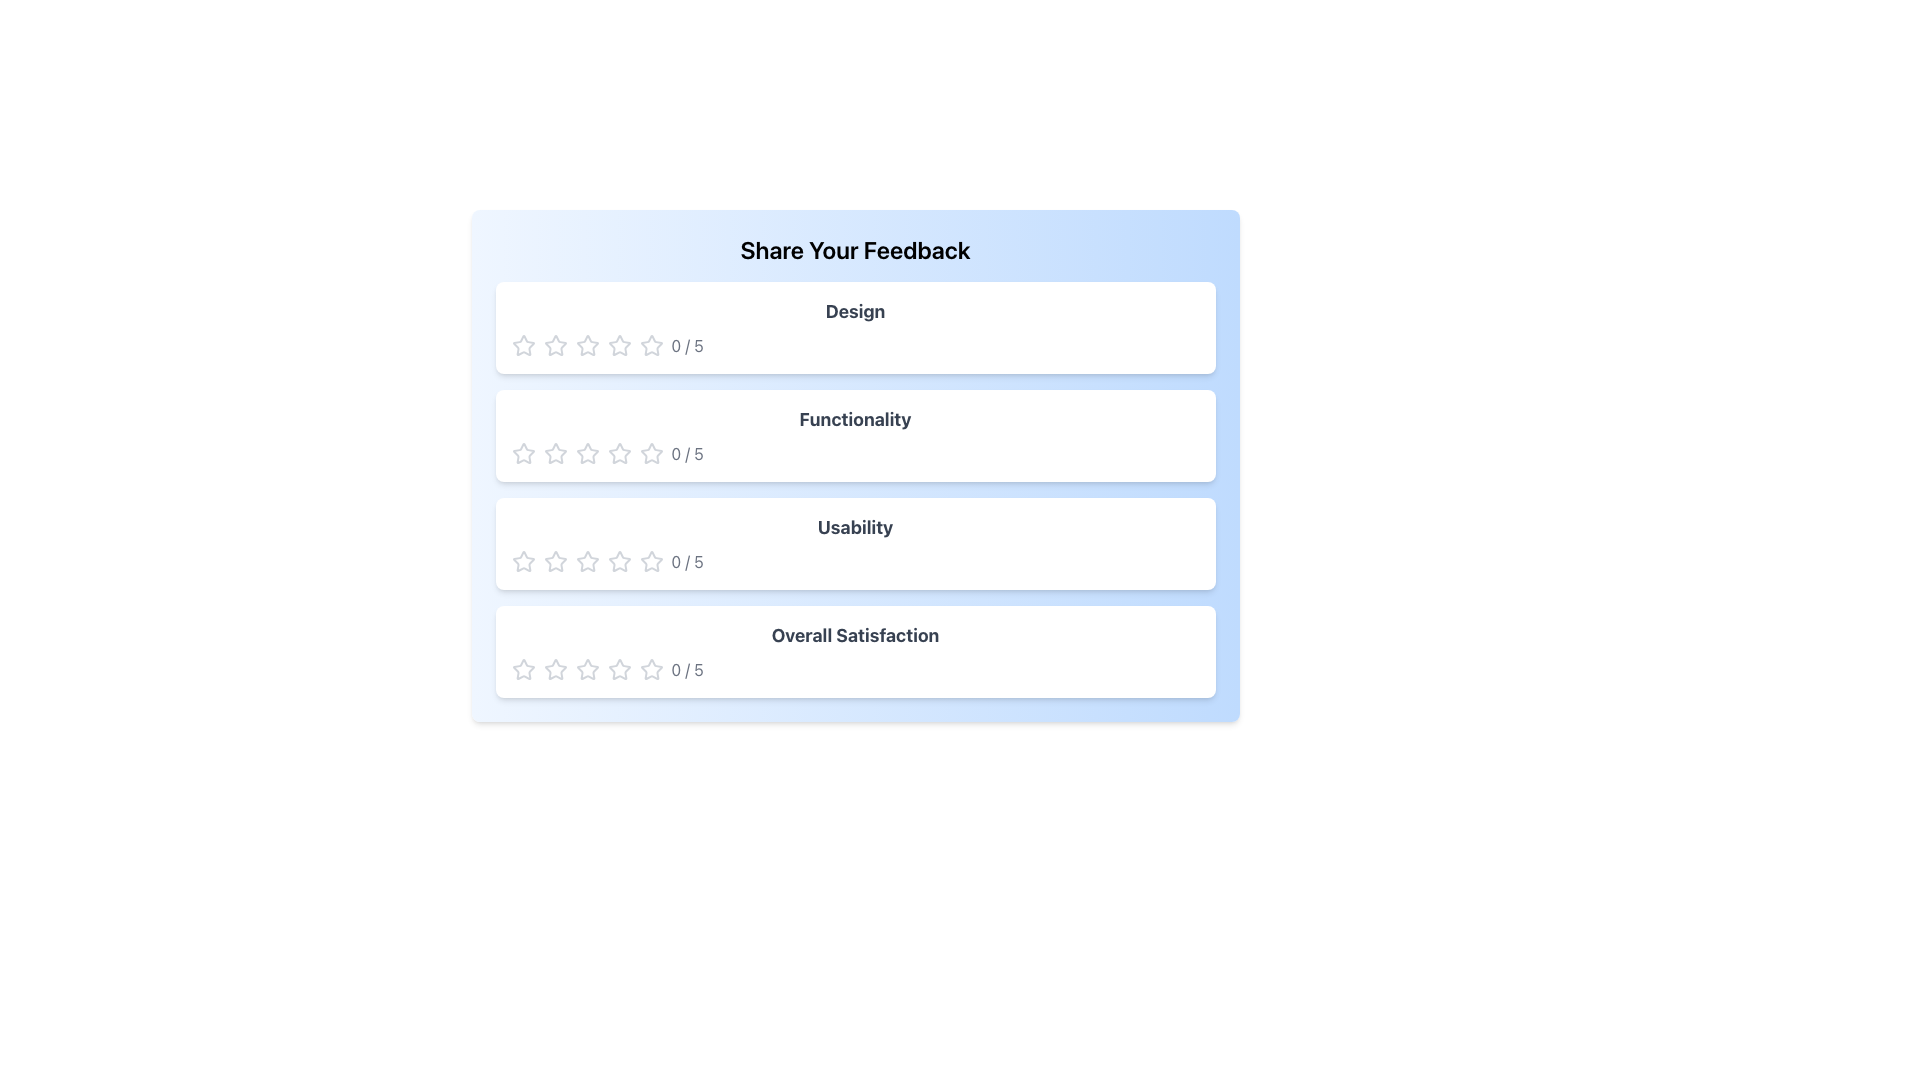 Image resolution: width=1920 pixels, height=1080 pixels. I want to click on the fourth star-shaped Rating Icon in the Overall Satisfaction section, so click(618, 670).